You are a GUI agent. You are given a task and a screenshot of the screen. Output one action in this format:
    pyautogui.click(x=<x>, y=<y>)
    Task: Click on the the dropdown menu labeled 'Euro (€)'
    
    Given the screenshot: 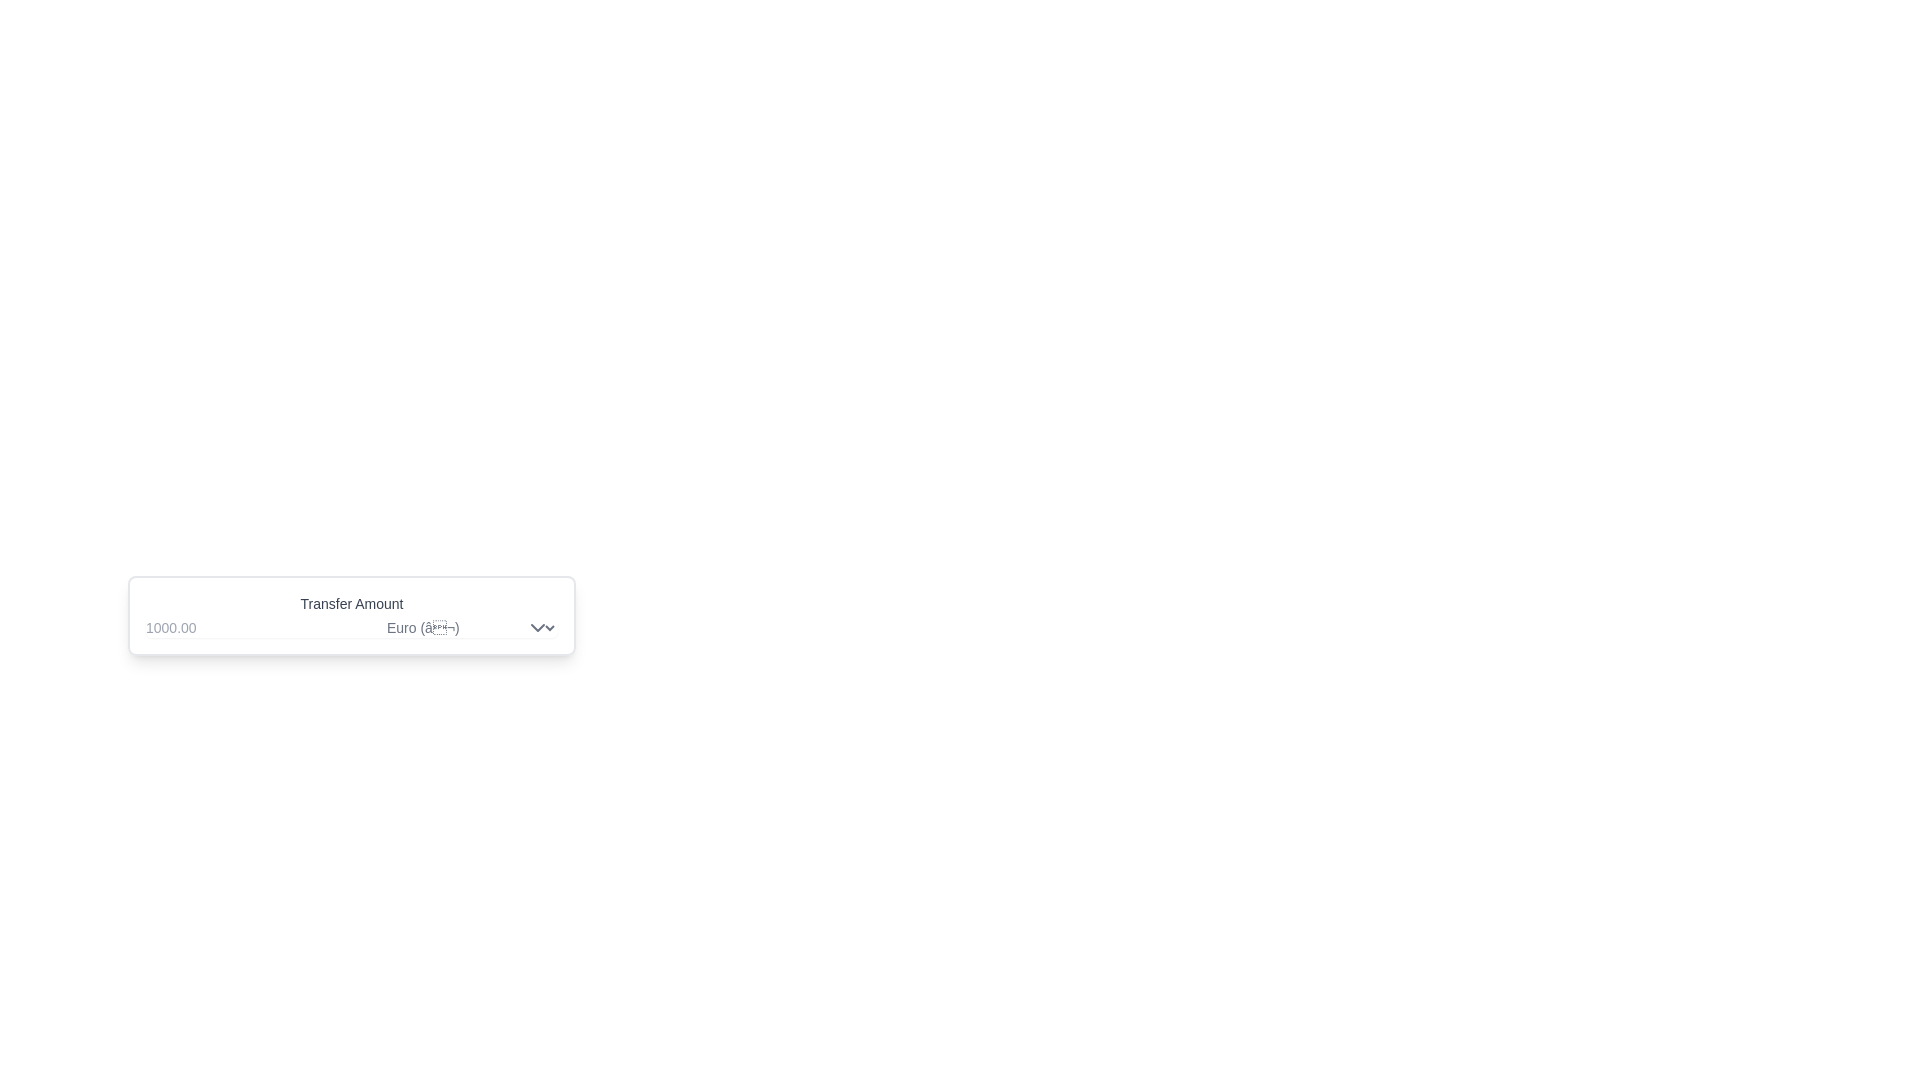 What is the action you would take?
    pyautogui.click(x=463, y=627)
    